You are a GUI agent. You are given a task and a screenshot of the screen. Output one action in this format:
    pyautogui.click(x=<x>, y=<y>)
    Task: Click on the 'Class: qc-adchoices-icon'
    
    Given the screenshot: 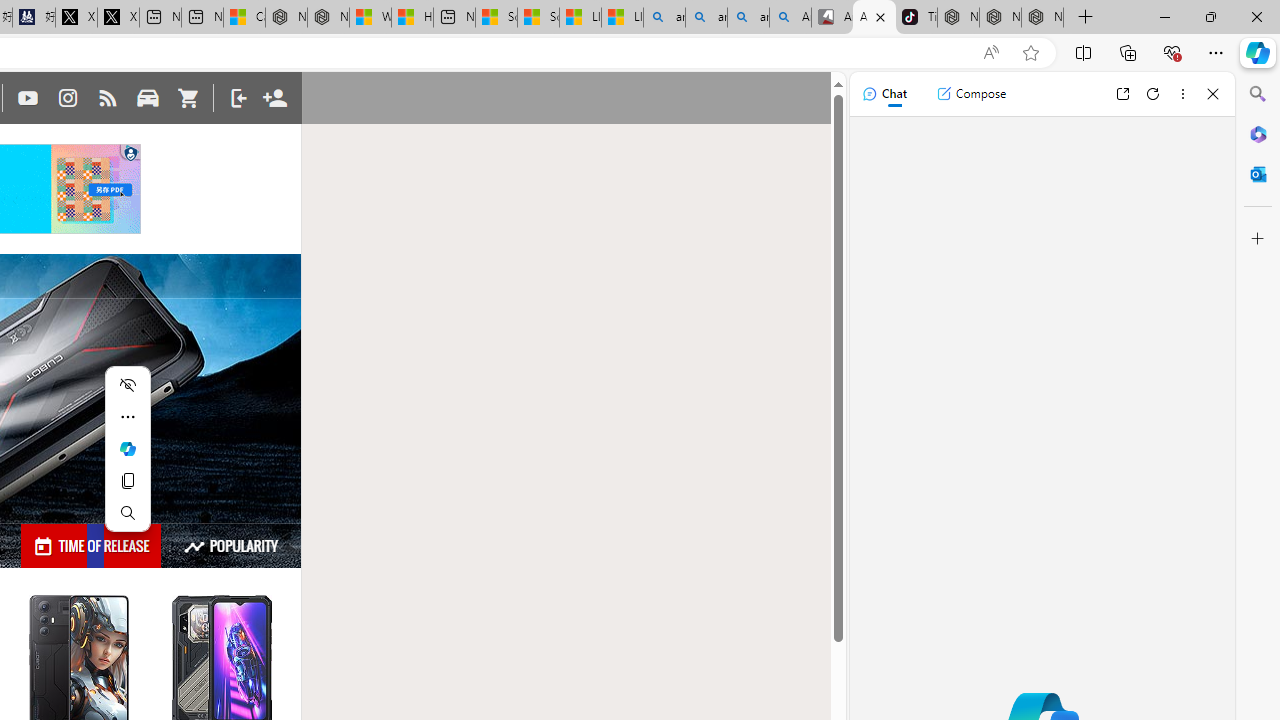 What is the action you would take?
    pyautogui.click(x=131, y=150)
    